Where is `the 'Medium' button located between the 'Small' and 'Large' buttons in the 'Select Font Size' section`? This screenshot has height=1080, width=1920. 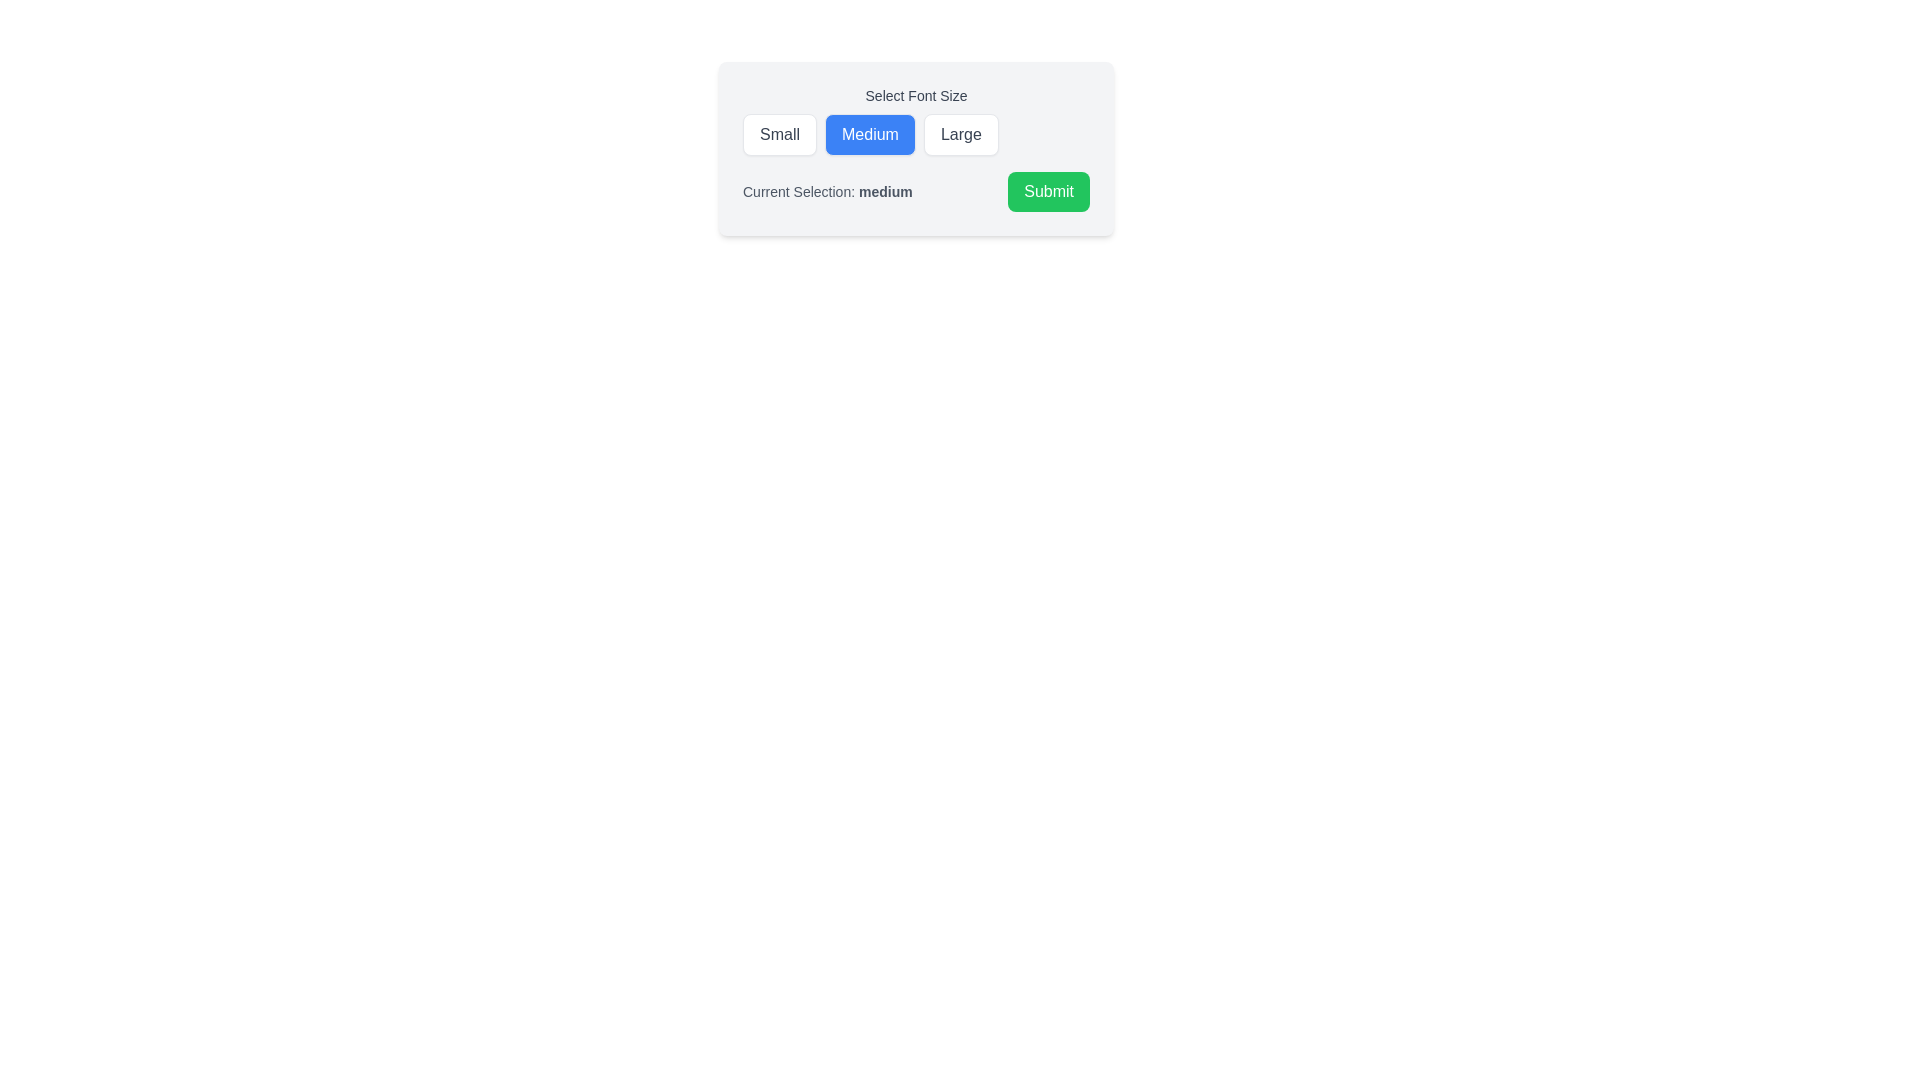 the 'Medium' button located between the 'Small' and 'Large' buttons in the 'Select Font Size' section is located at coordinates (915, 148).